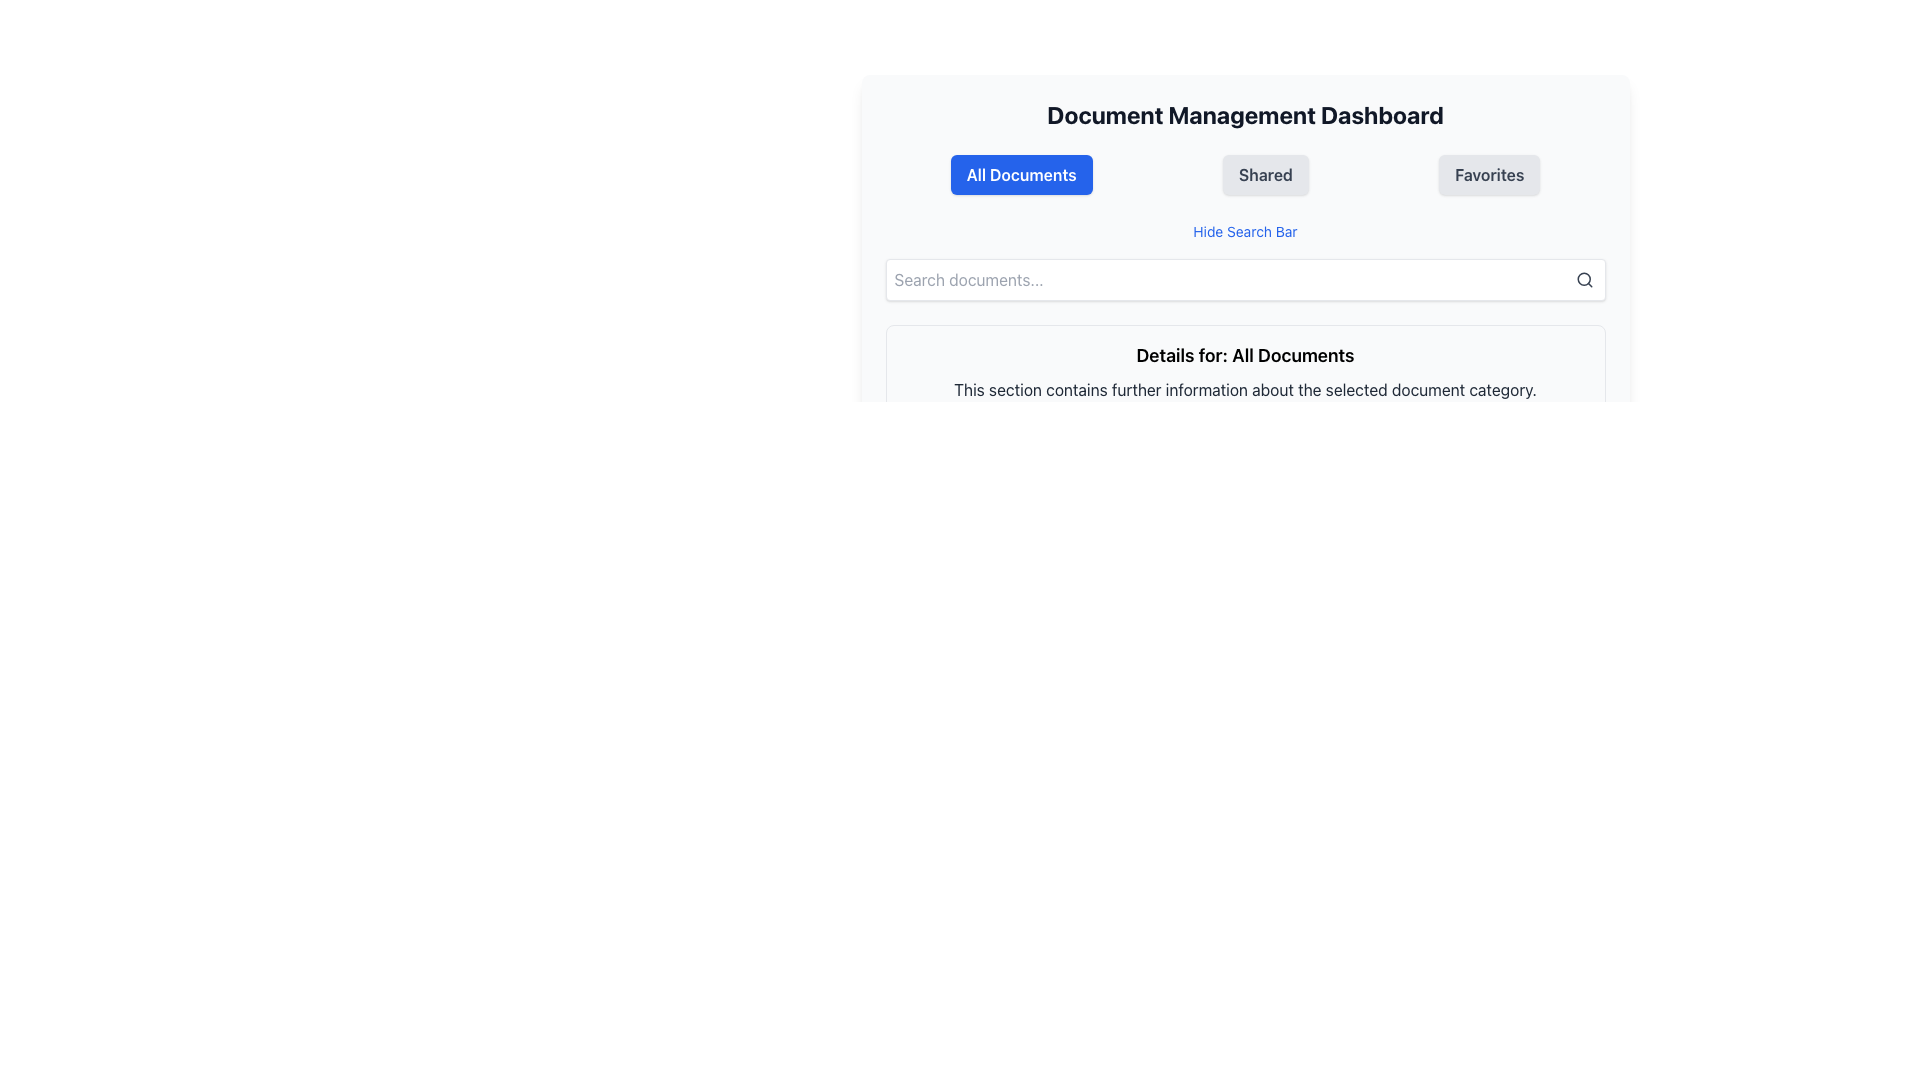 This screenshot has width=1920, height=1080. I want to click on the Hyperlink (interactive text) that toggles the visibility of the search bar to change its text color, so click(1244, 230).